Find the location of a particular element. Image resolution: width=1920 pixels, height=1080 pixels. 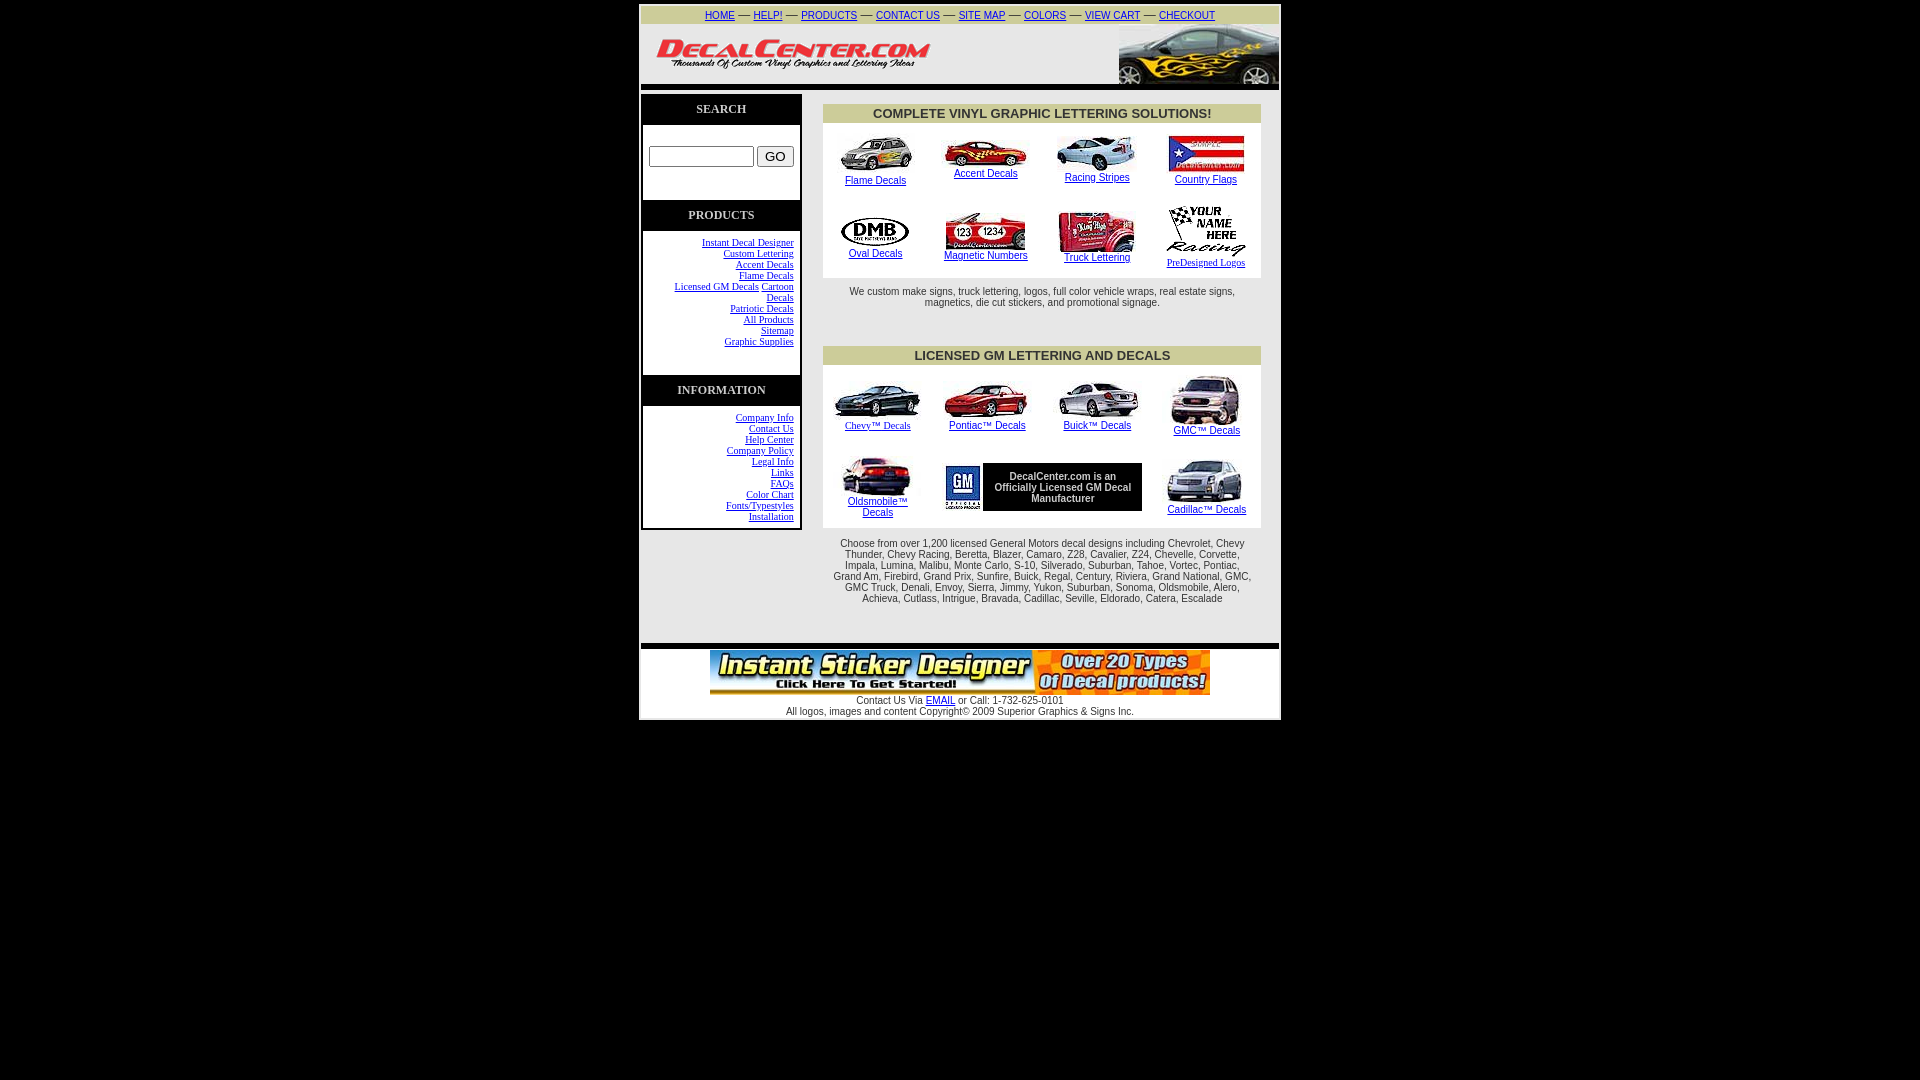

'Company Policy' is located at coordinates (759, 450).